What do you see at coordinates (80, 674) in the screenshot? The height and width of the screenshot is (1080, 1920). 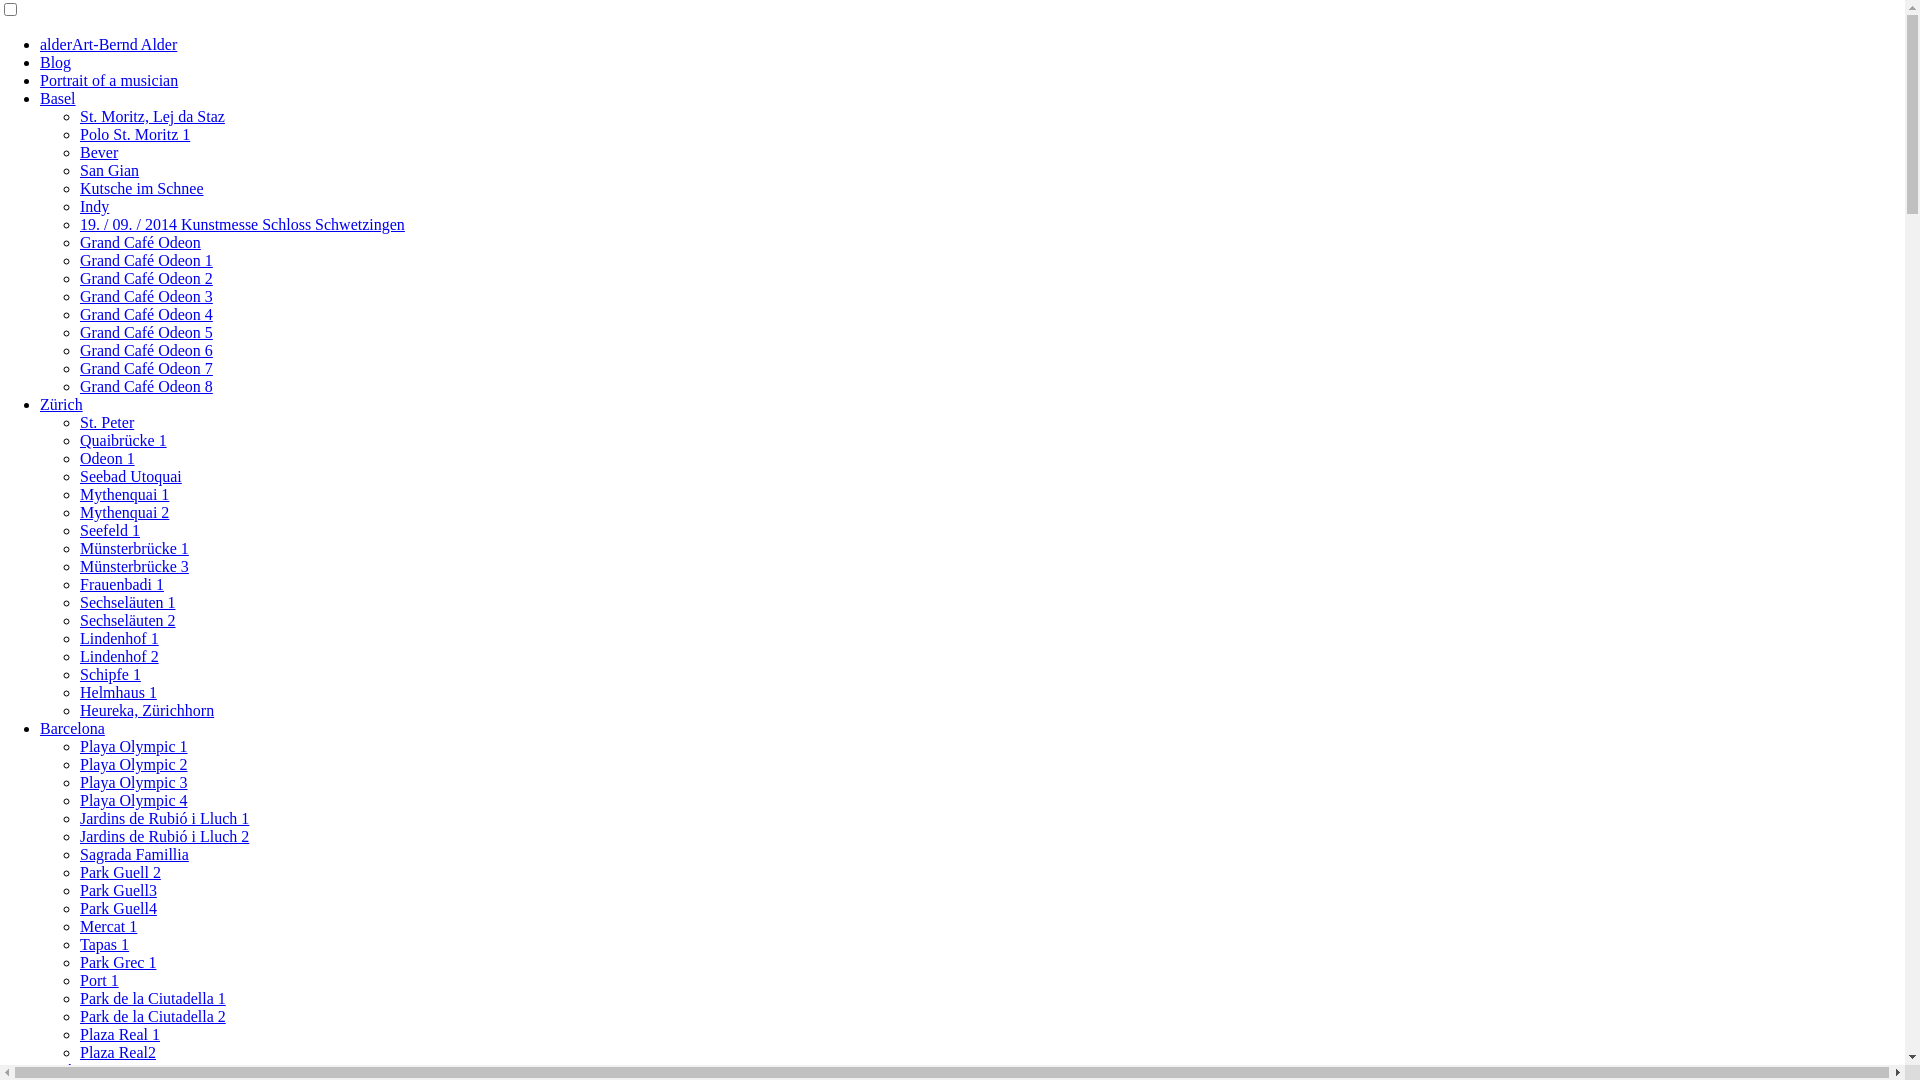 I see `'Schipfe 1'` at bounding box center [80, 674].